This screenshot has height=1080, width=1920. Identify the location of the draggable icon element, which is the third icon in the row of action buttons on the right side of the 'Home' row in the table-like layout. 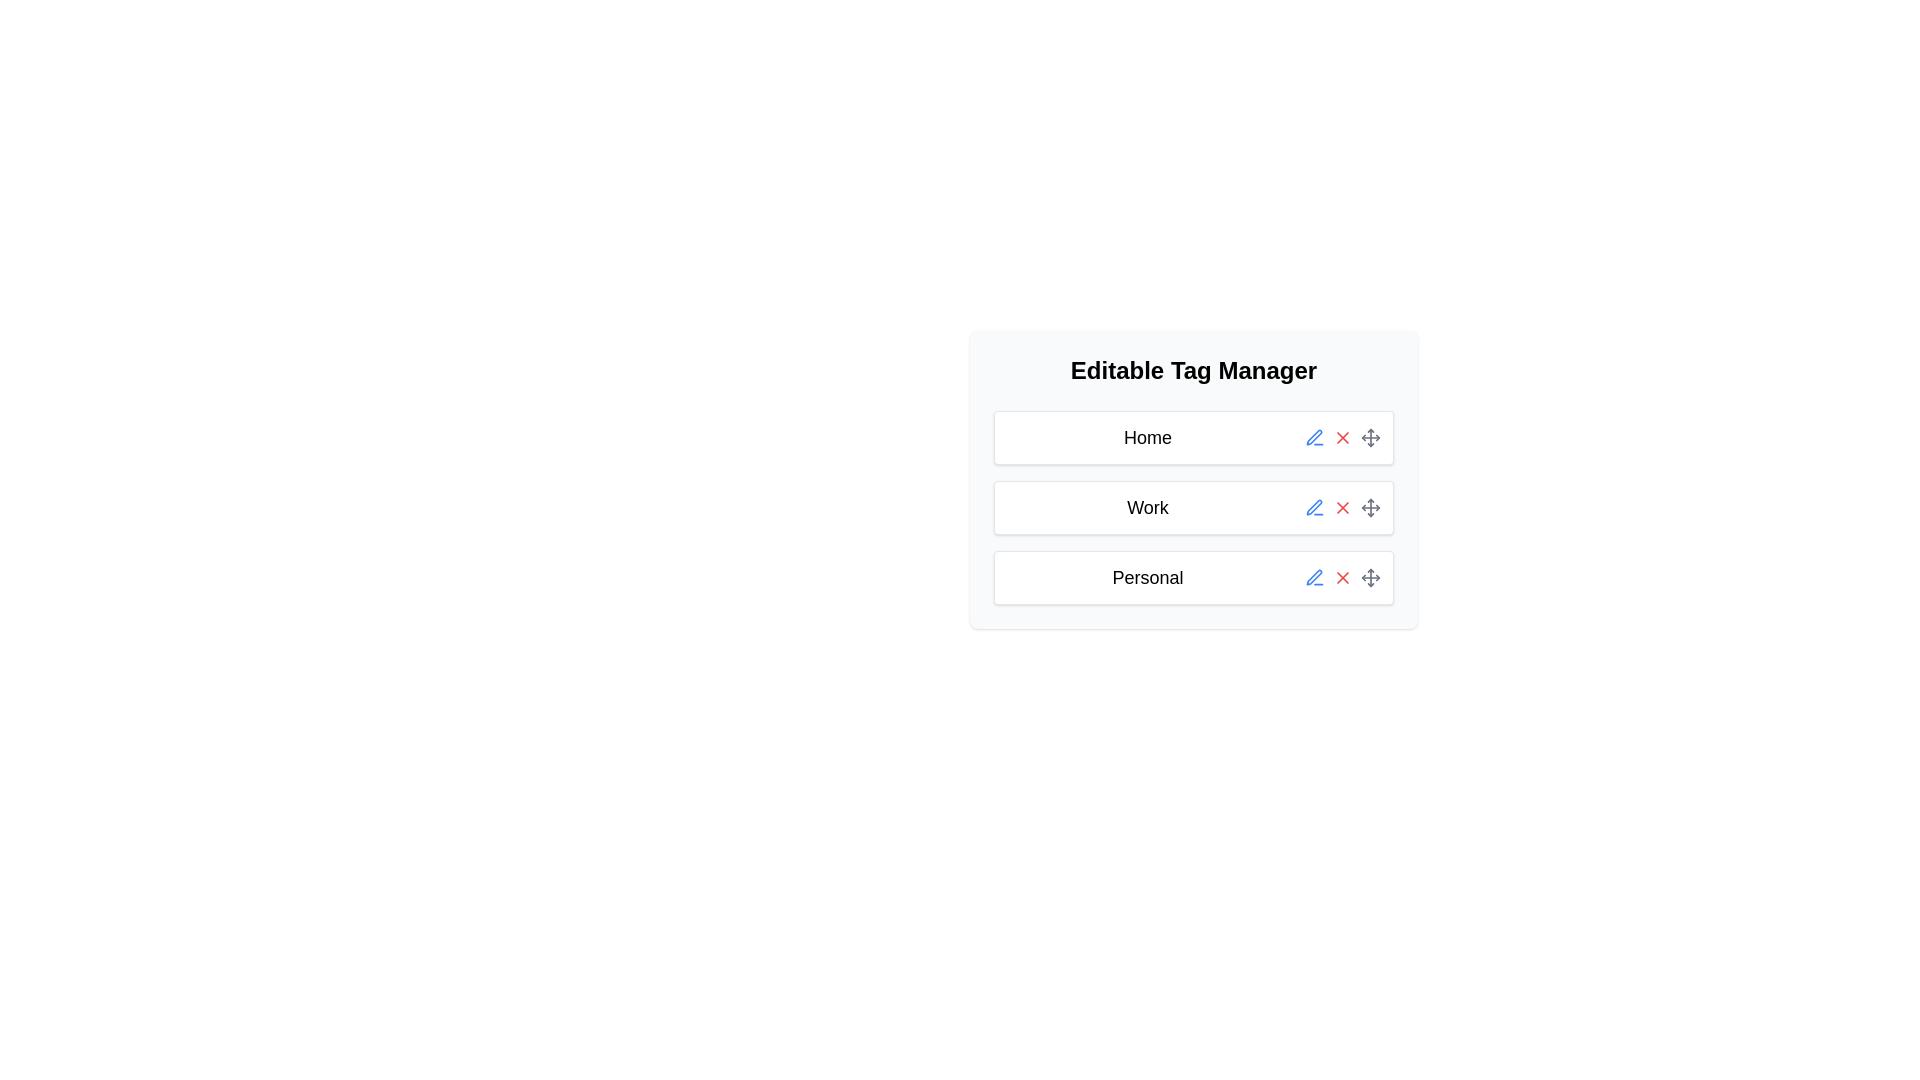
(1370, 437).